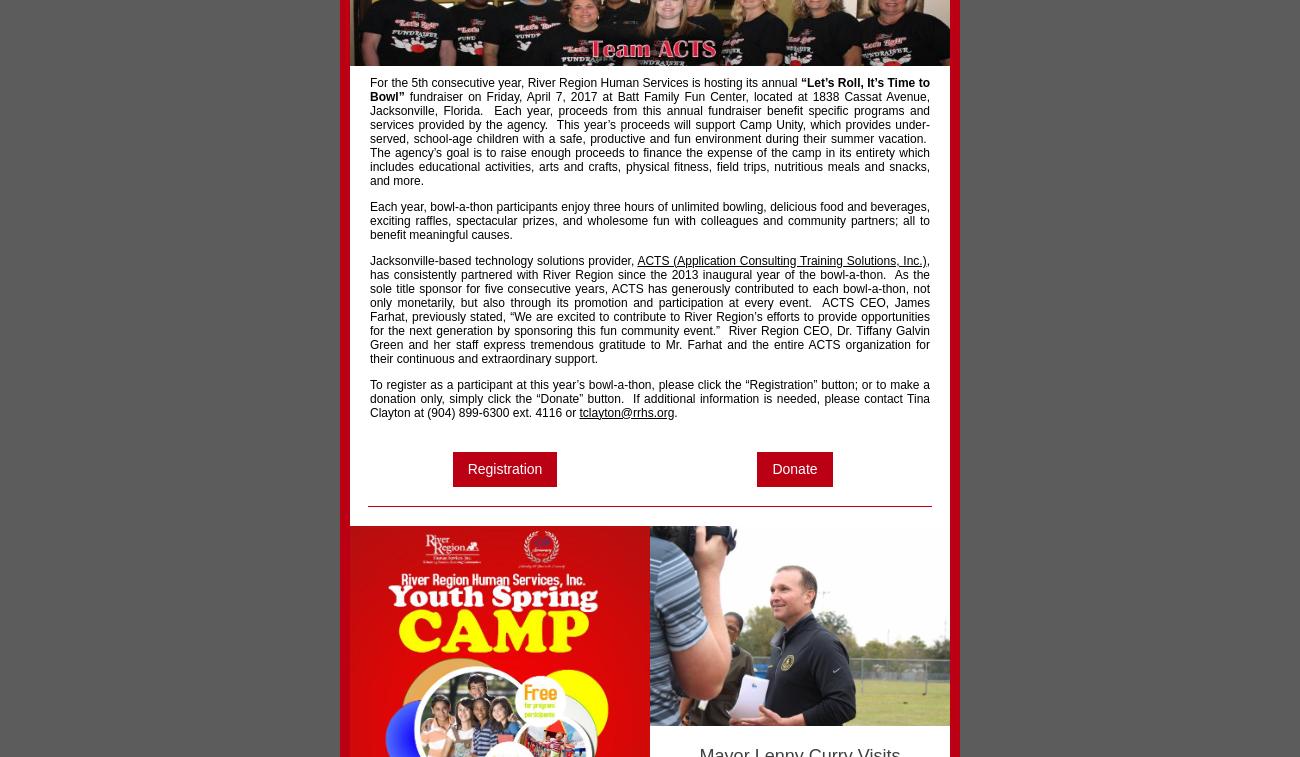  I want to click on '.', so click(673, 412).